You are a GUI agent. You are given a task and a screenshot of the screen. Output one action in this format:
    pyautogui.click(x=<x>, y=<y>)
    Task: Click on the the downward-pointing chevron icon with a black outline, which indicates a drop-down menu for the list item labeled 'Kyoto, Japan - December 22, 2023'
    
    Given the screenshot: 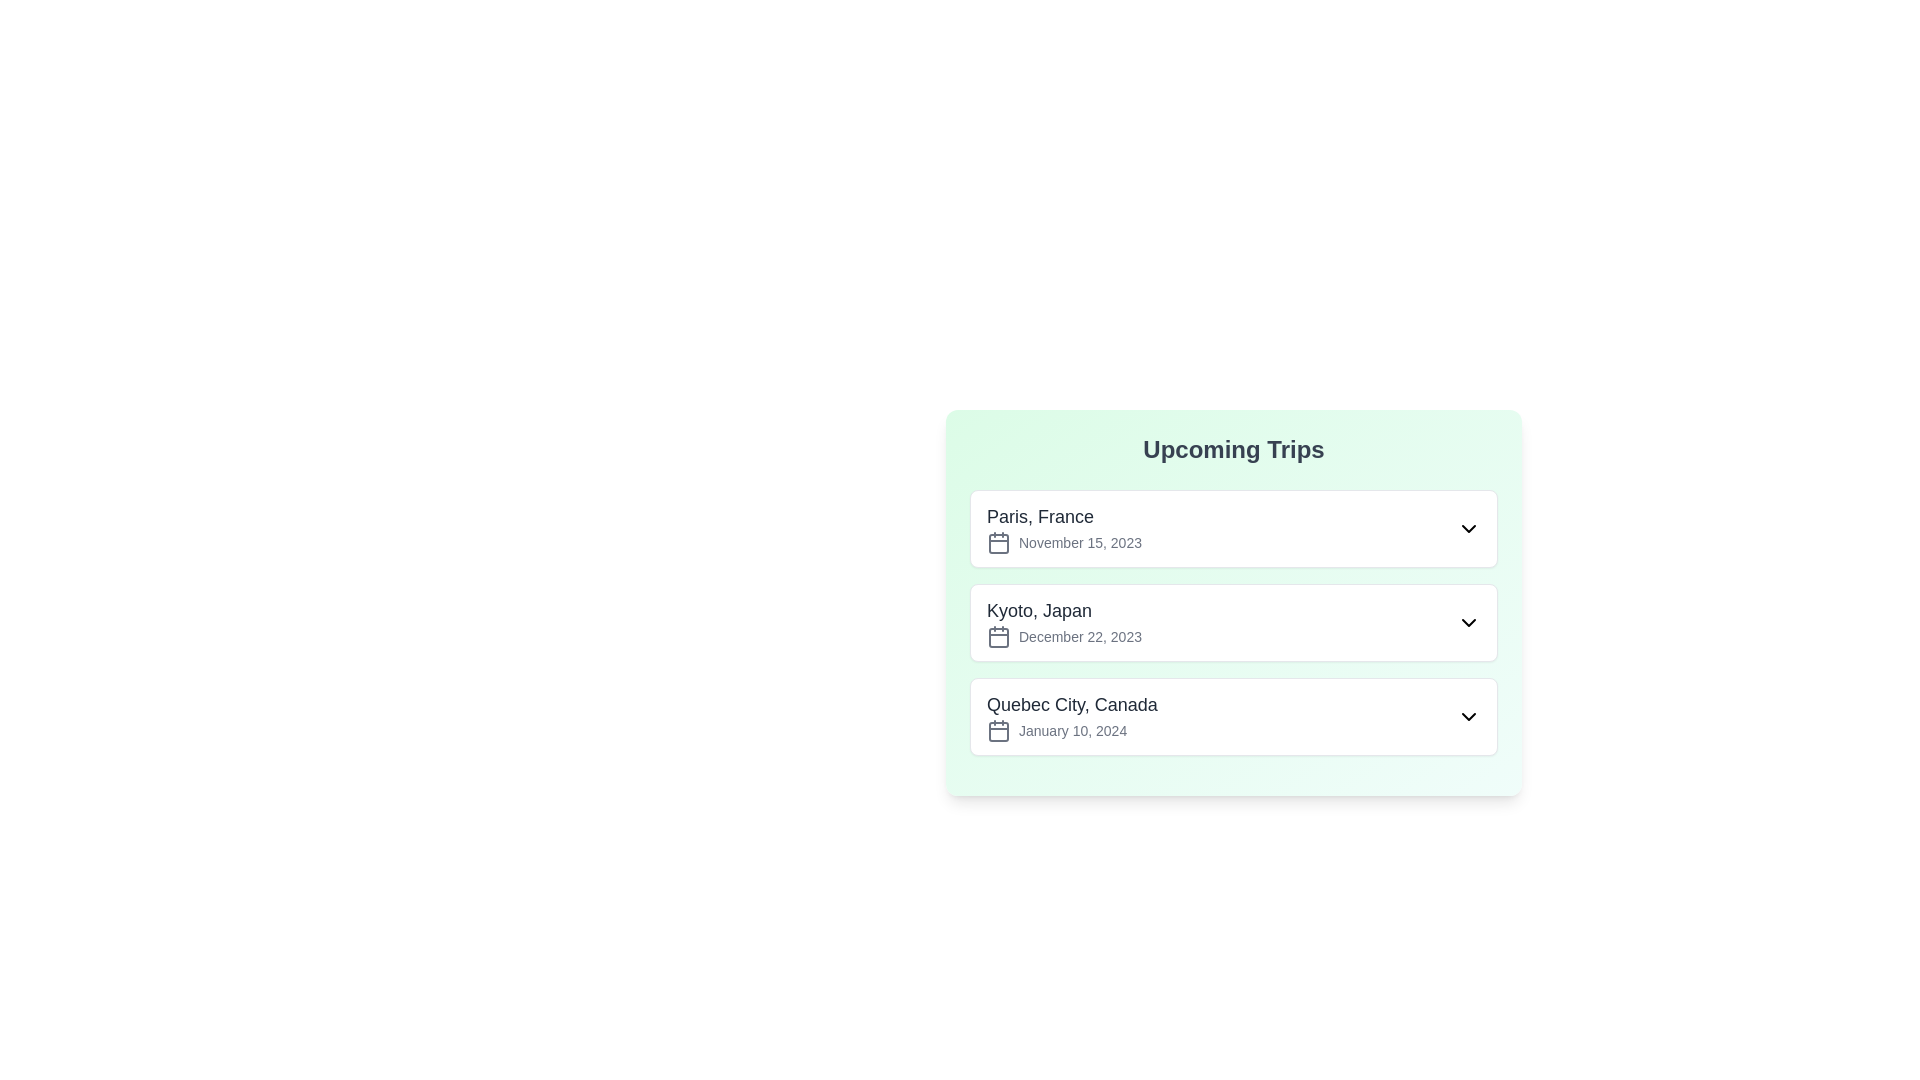 What is the action you would take?
    pyautogui.click(x=1468, y=622)
    